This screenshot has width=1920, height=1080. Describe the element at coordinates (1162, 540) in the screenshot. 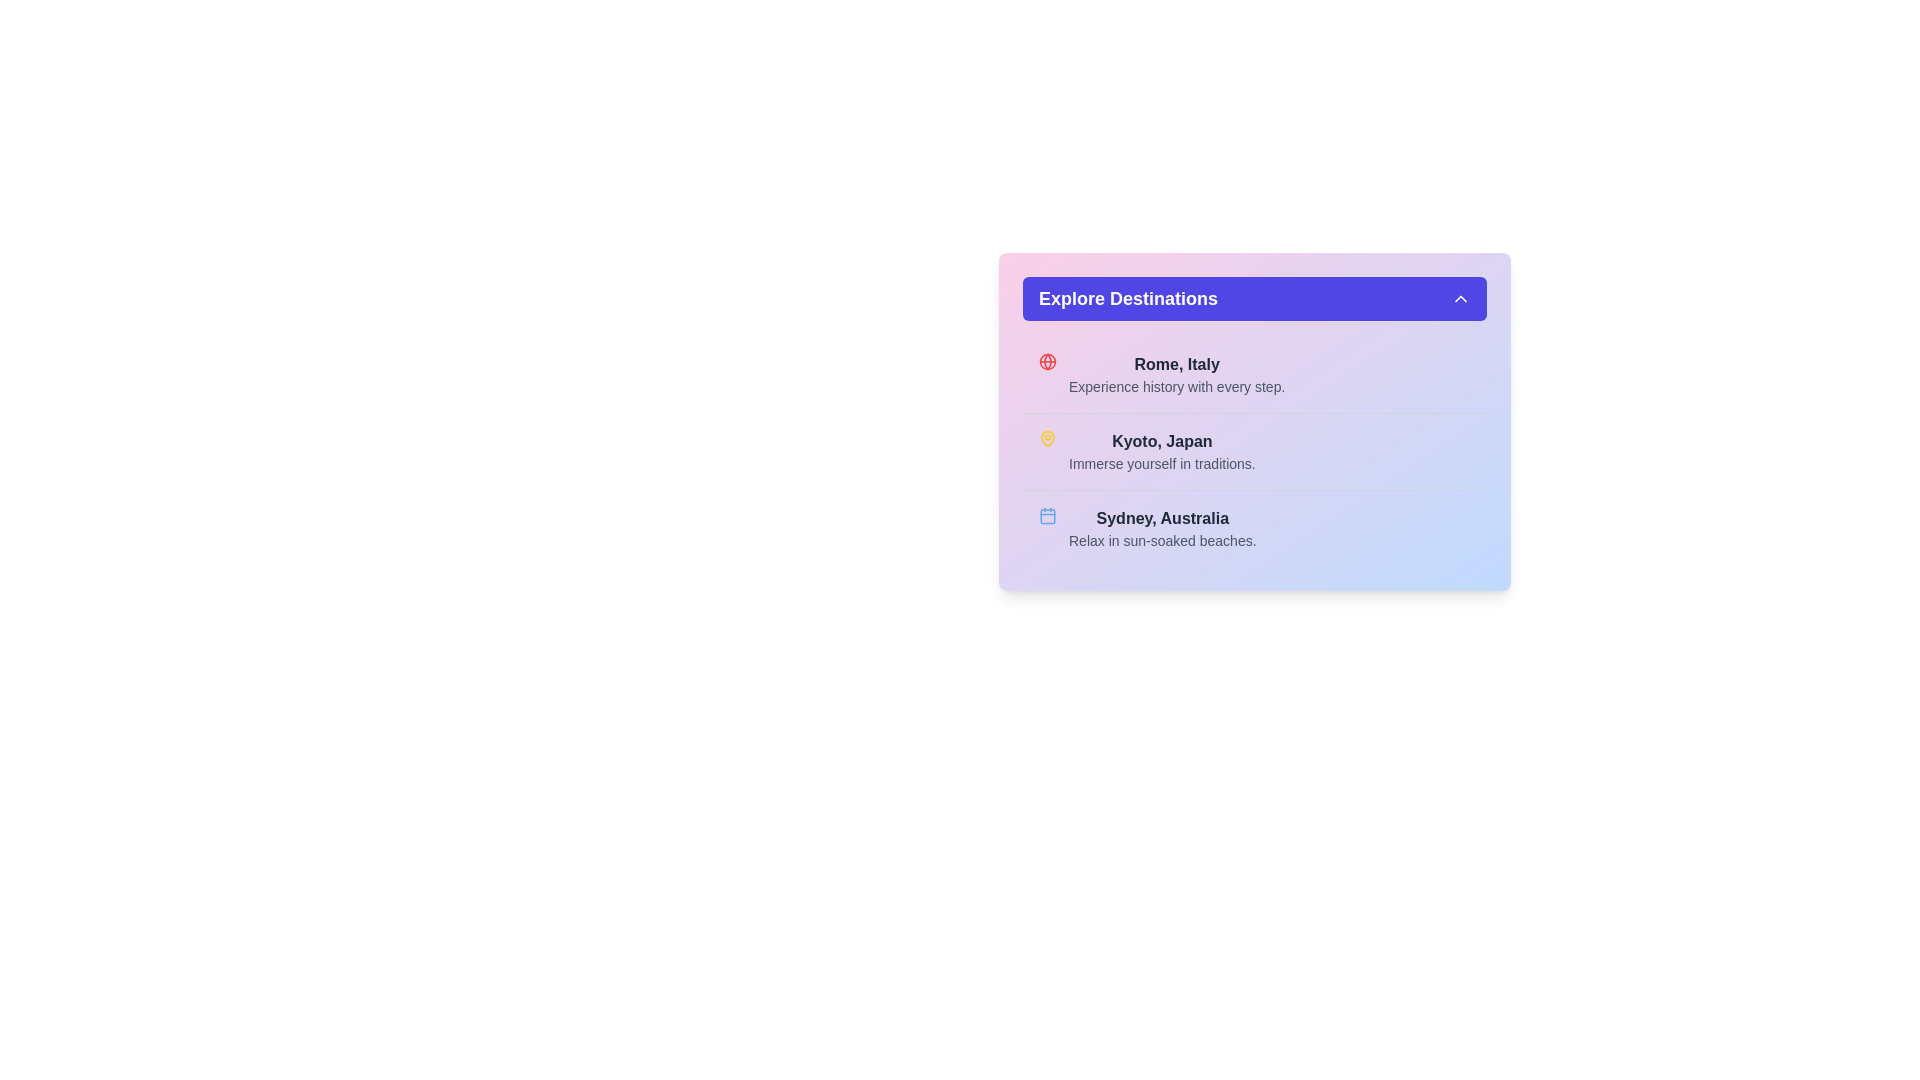

I see `the static text description reading 'Relax in sun-soaked beaches.' located below 'Sydney, Australia' in the 'Explore Destinations' panel` at that location.